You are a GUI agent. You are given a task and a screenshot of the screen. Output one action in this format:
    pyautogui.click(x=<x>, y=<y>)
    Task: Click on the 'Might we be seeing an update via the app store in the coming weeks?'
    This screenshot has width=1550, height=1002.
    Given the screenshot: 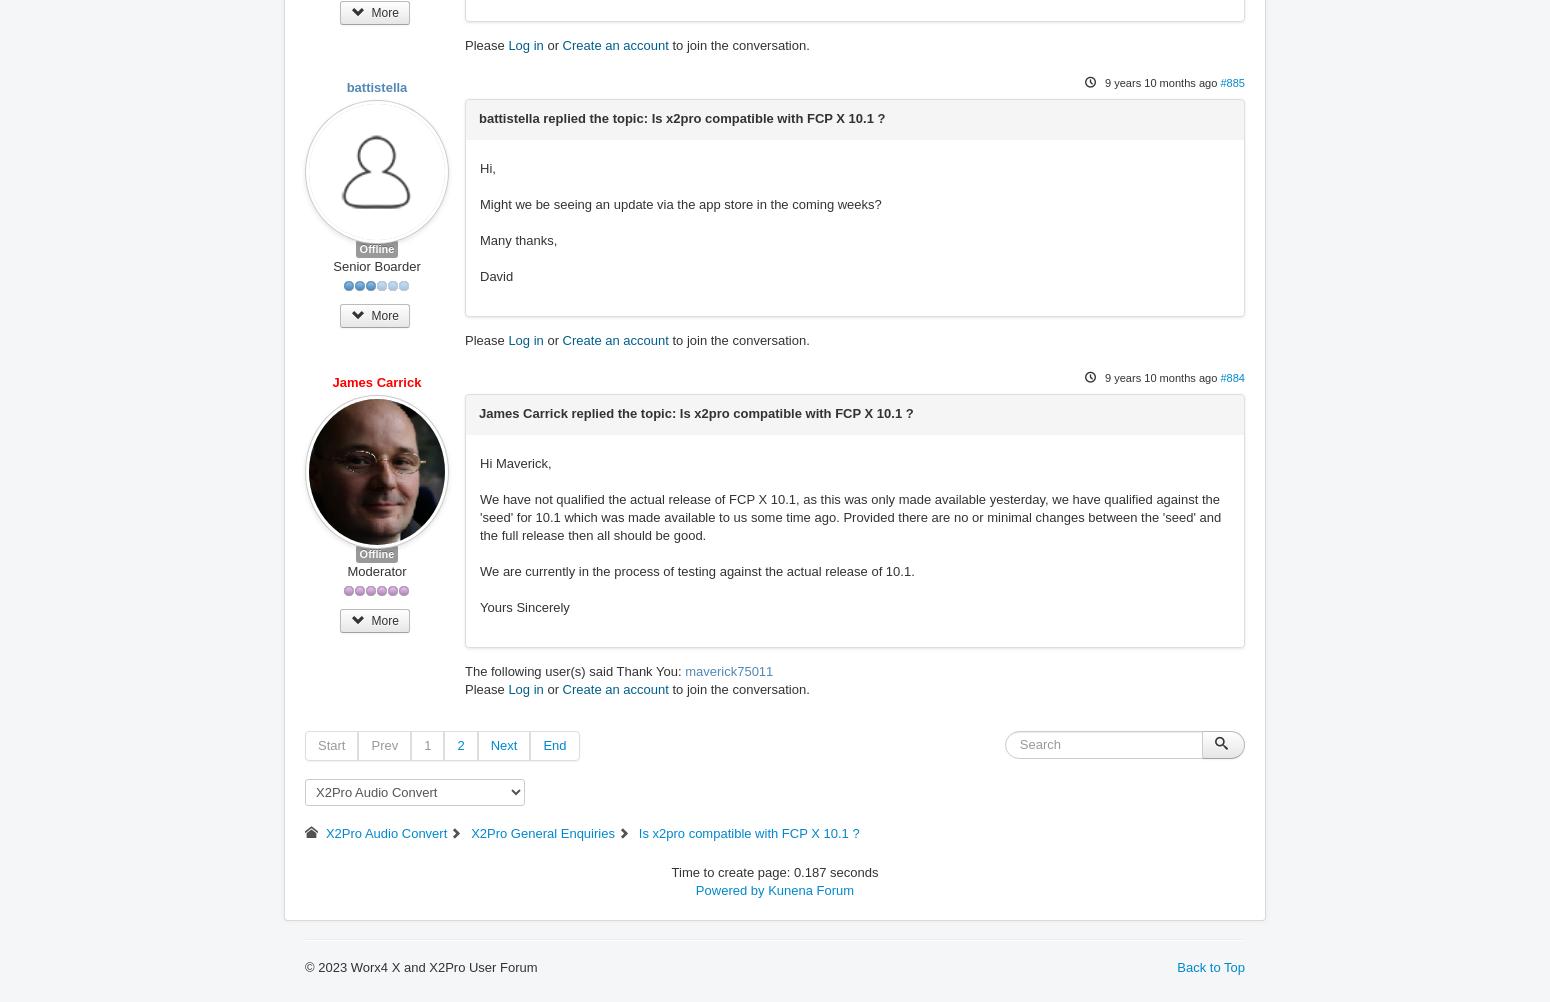 What is the action you would take?
    pyautogui.click(x=679, y=204)
    